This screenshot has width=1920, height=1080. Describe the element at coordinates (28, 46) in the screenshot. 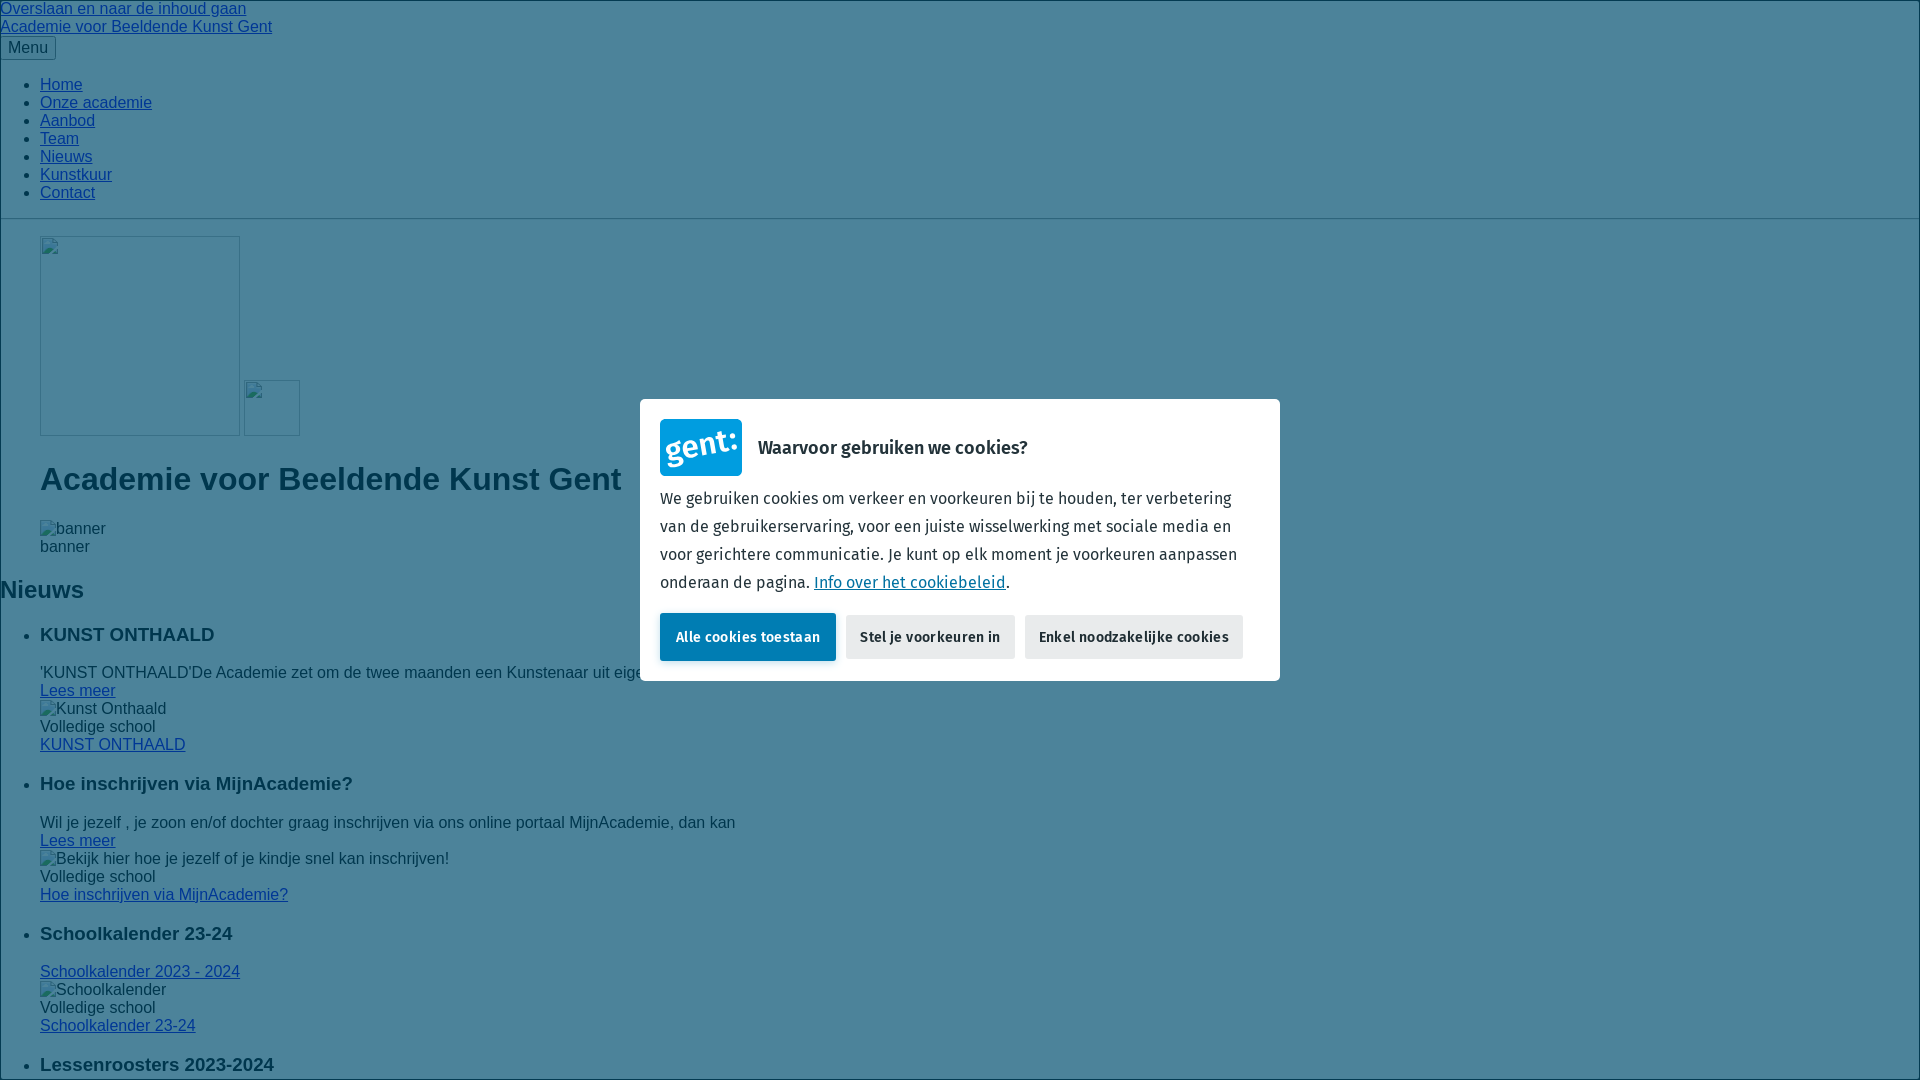

I see `'Menu'` at that location.